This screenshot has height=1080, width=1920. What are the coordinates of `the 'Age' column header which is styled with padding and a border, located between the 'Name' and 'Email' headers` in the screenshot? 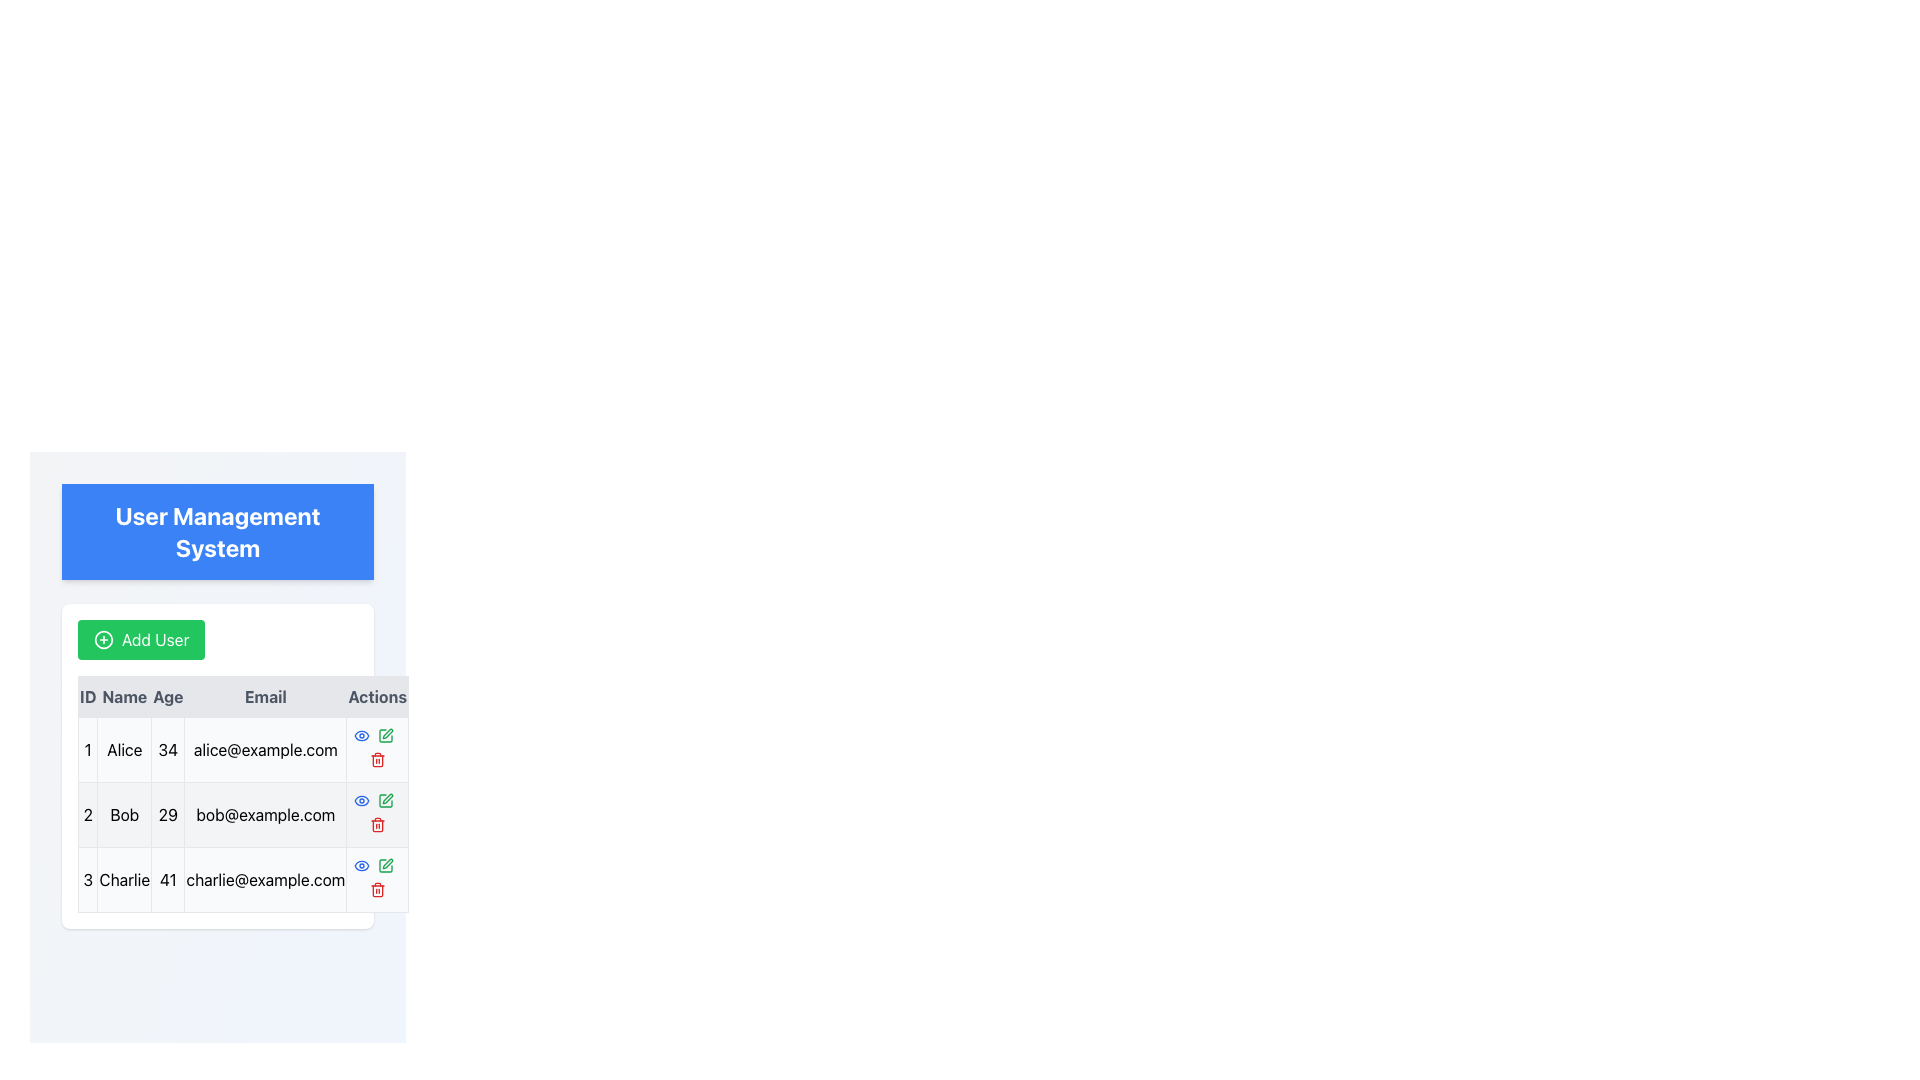 It's located at (168, 696).